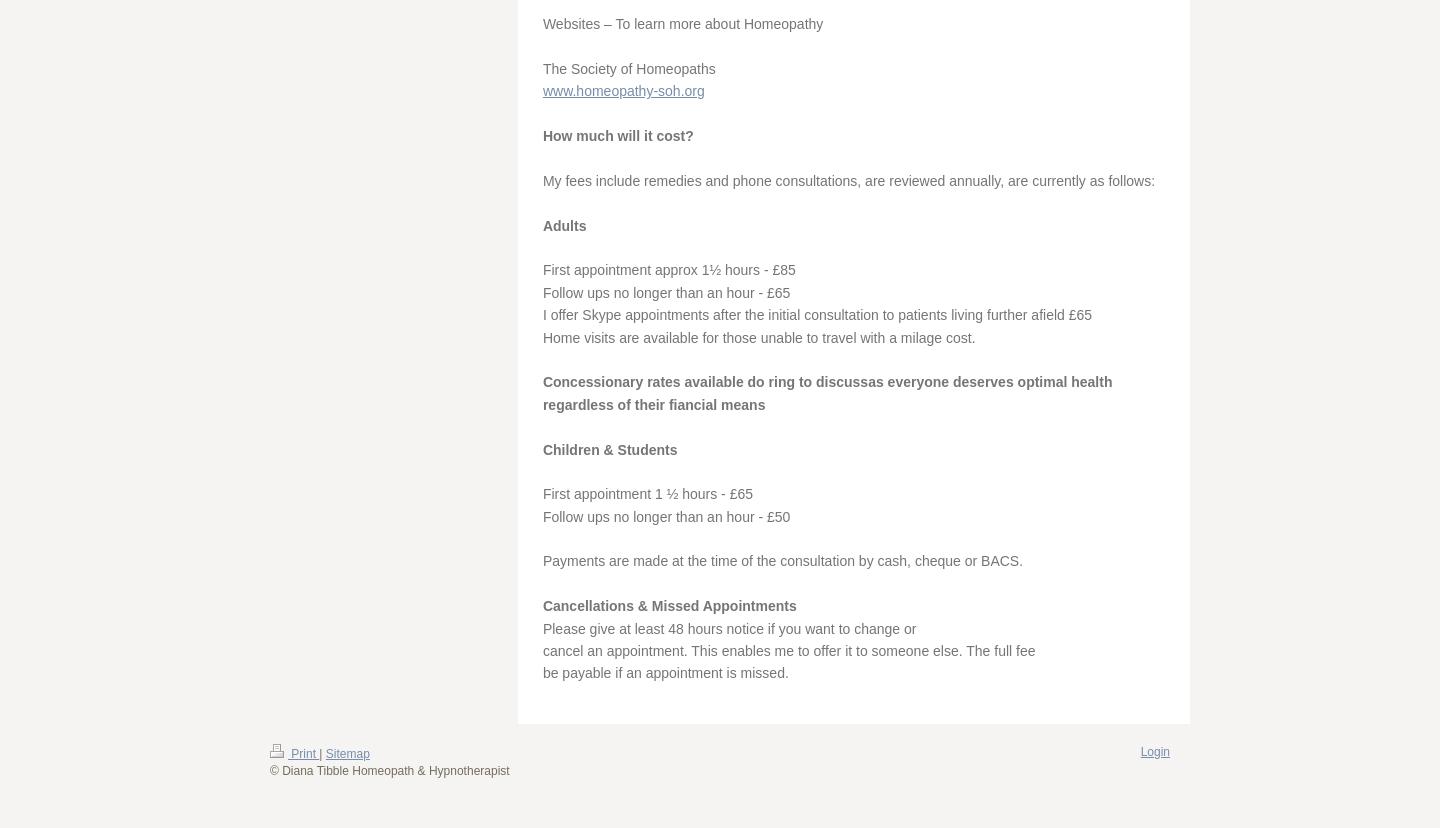  I want to click on 'My fees include remedies and phone consultations, are reviewed annually, are currently as follows:', so click(847, 179).